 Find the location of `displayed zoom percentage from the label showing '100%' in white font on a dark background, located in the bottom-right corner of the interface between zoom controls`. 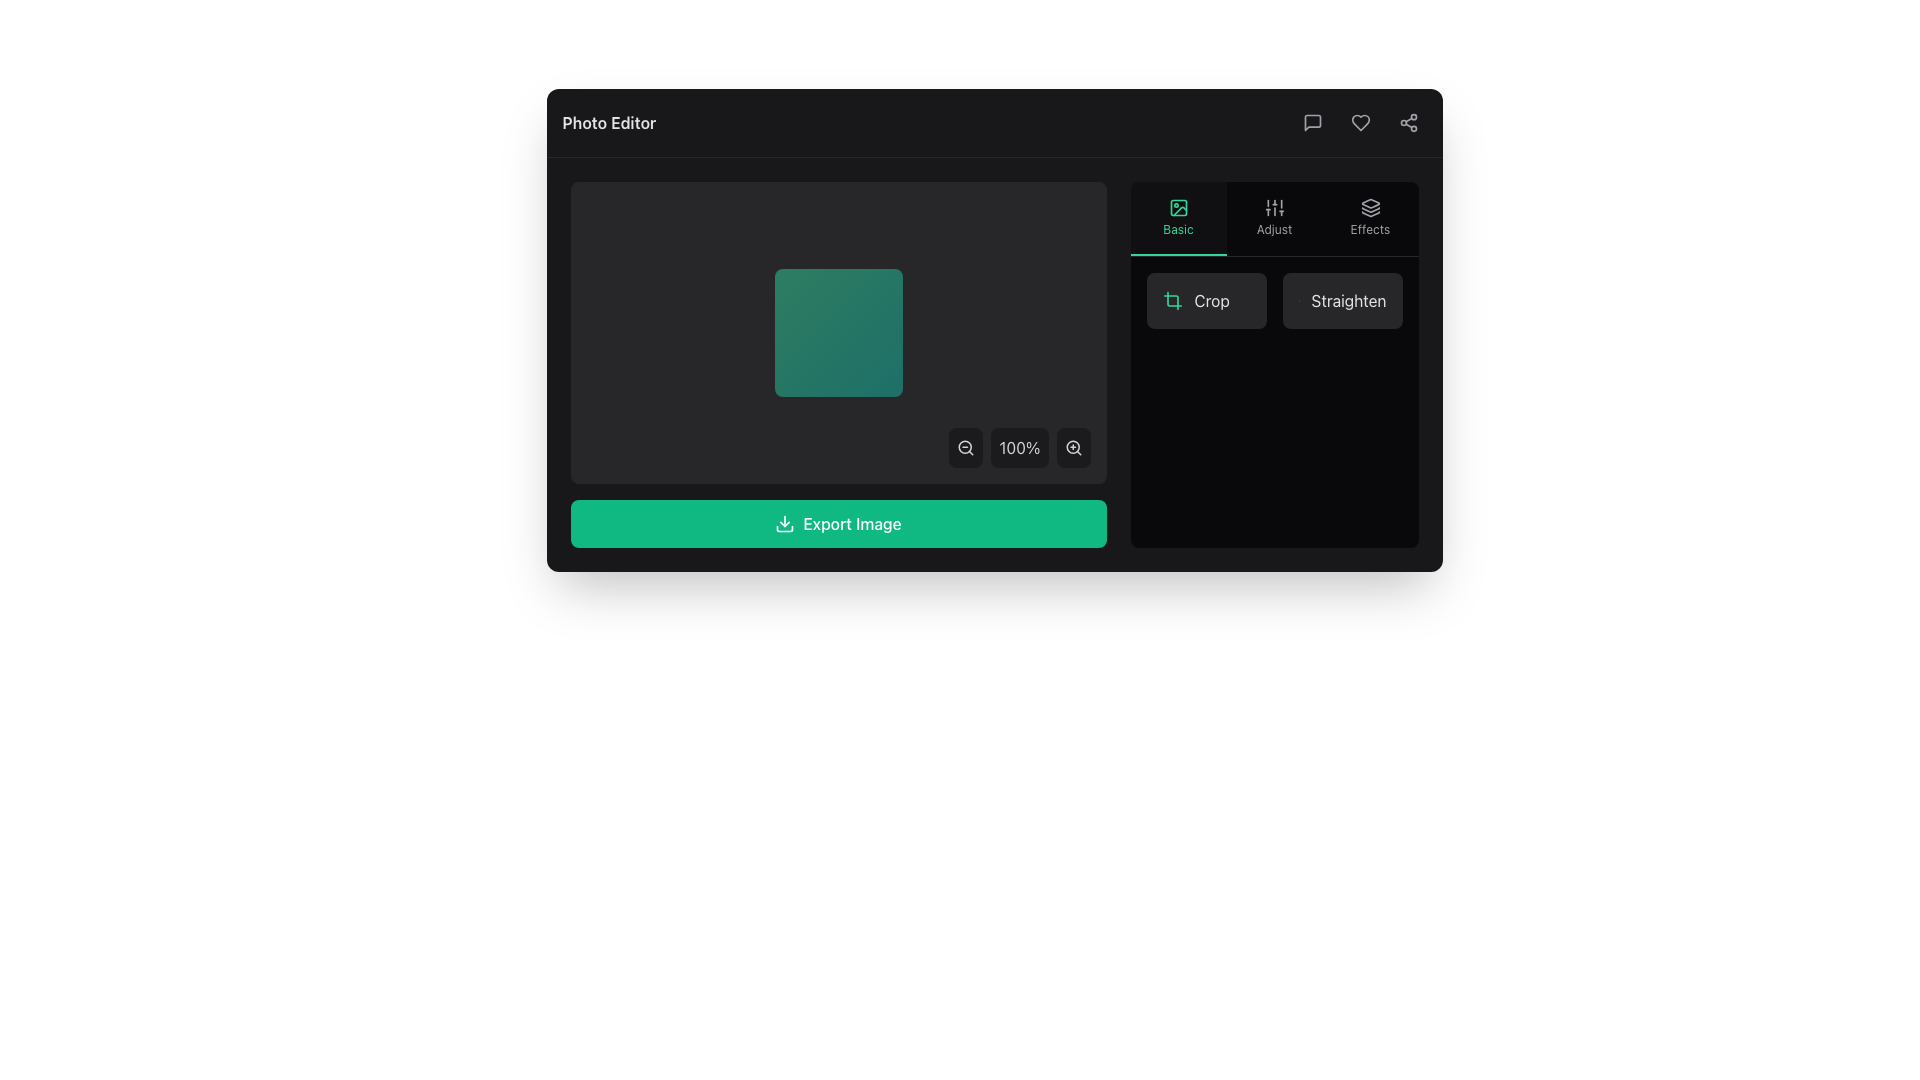

displayed zoom percentage from the label showing '100%' in white font on a dark background, located in the bottom-right corner of the interface between zoom controls is located at coordinates (1019, 446).